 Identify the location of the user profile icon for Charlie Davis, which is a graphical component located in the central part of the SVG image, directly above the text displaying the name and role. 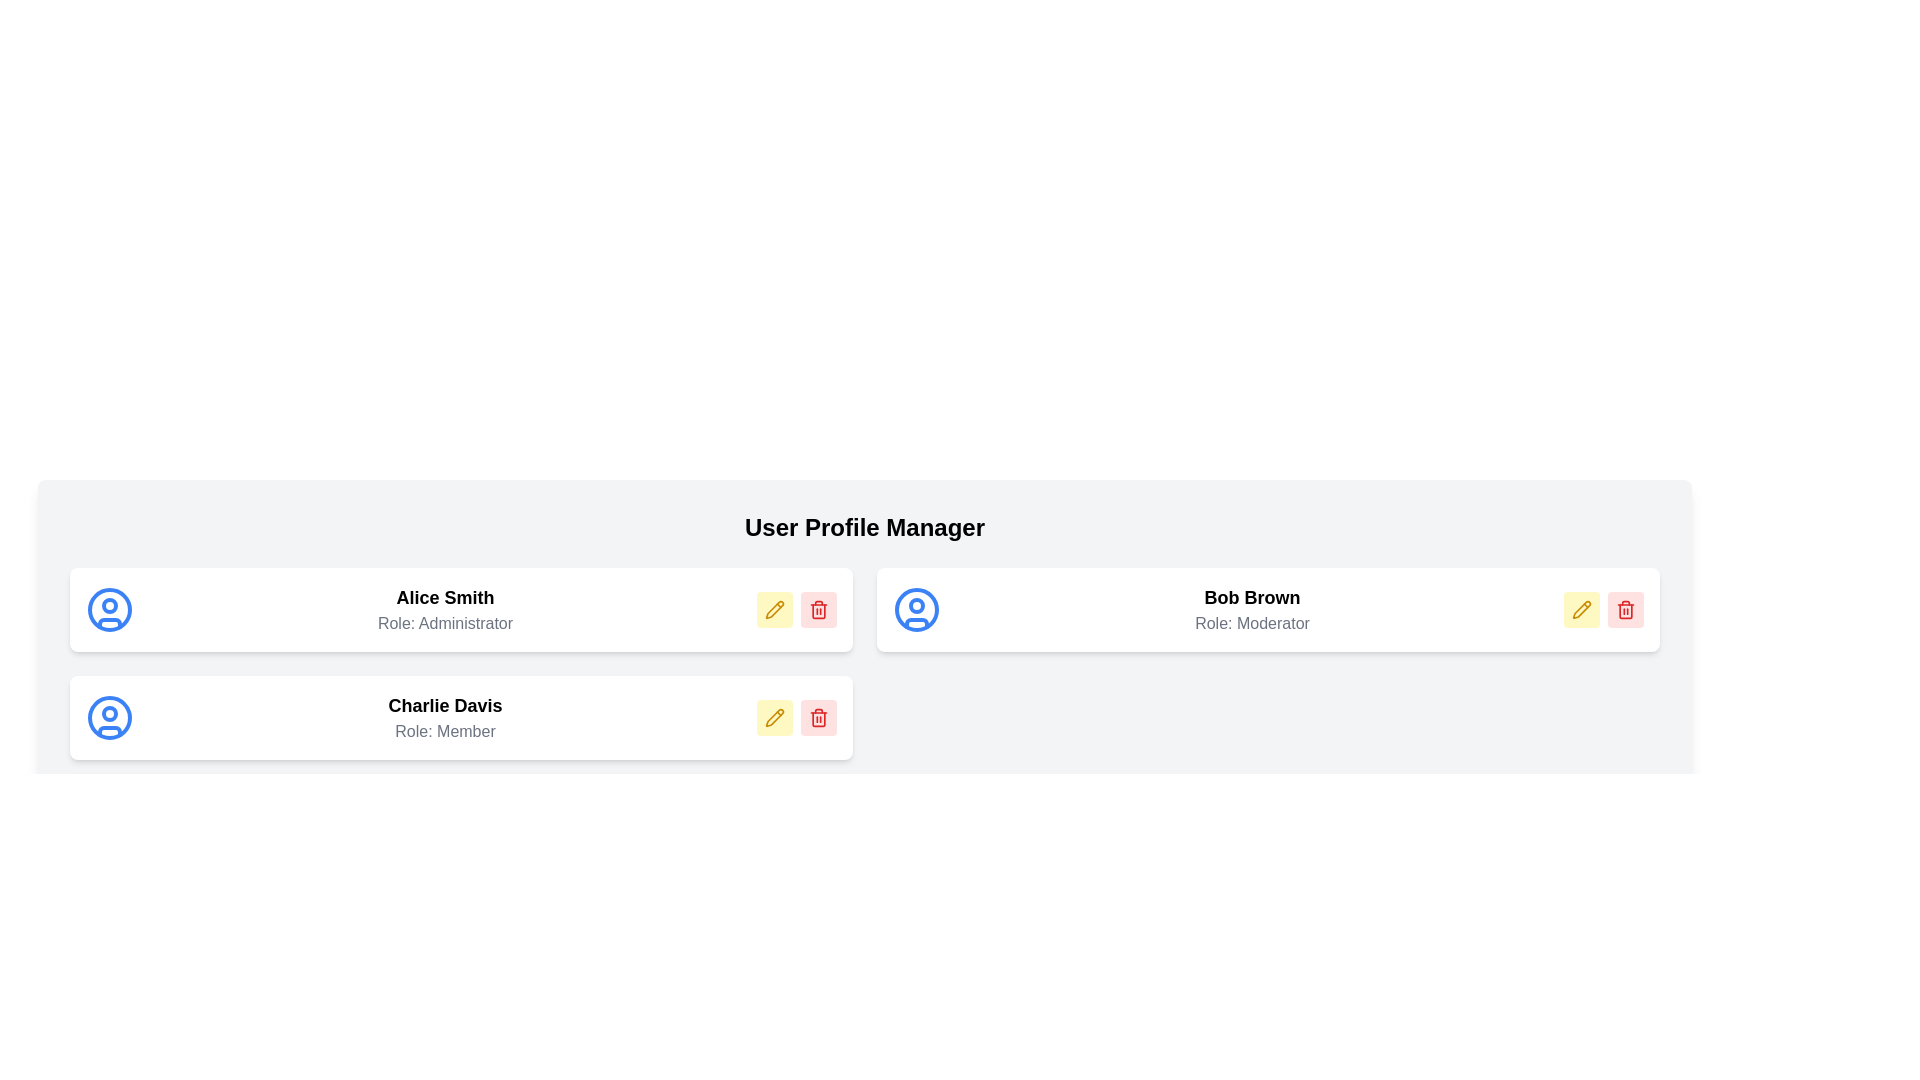
(109, 712).